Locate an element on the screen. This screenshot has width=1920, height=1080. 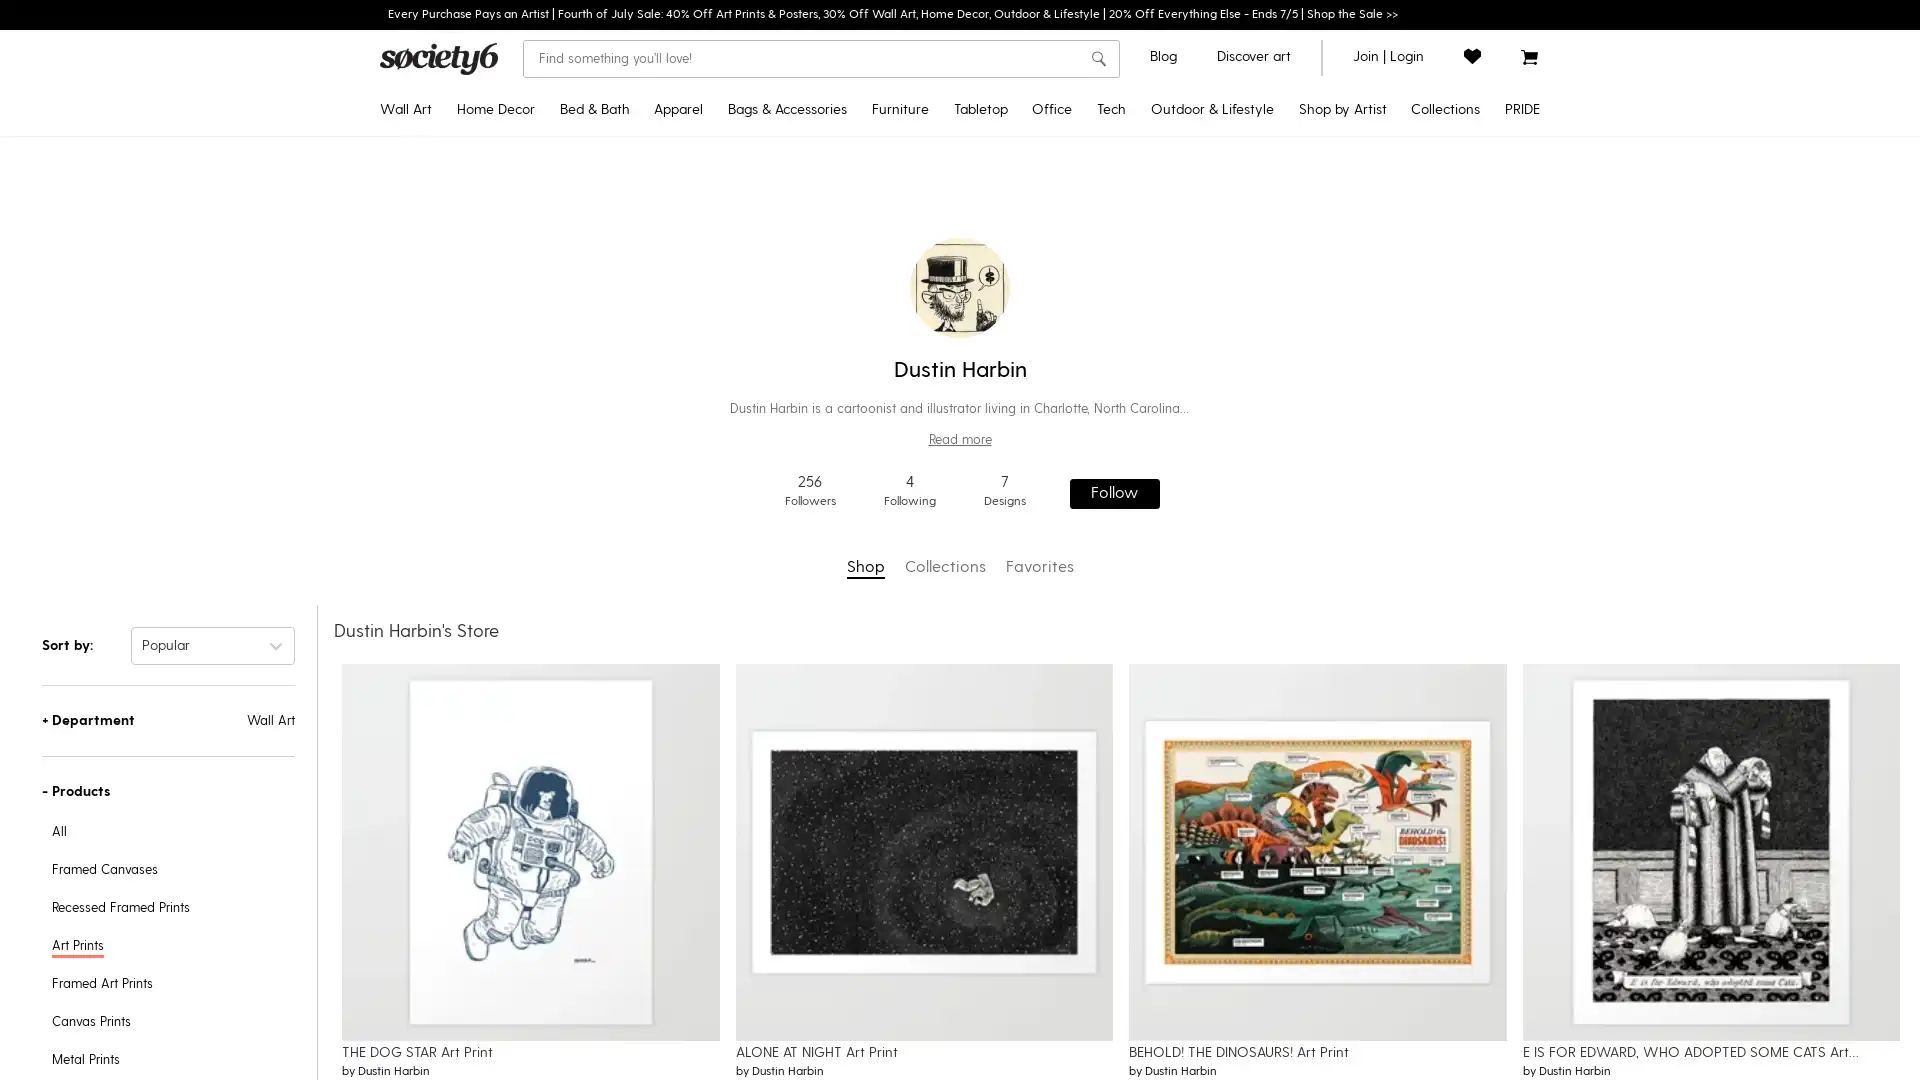
Stationery Cards is located at coordinates (1101, 418).